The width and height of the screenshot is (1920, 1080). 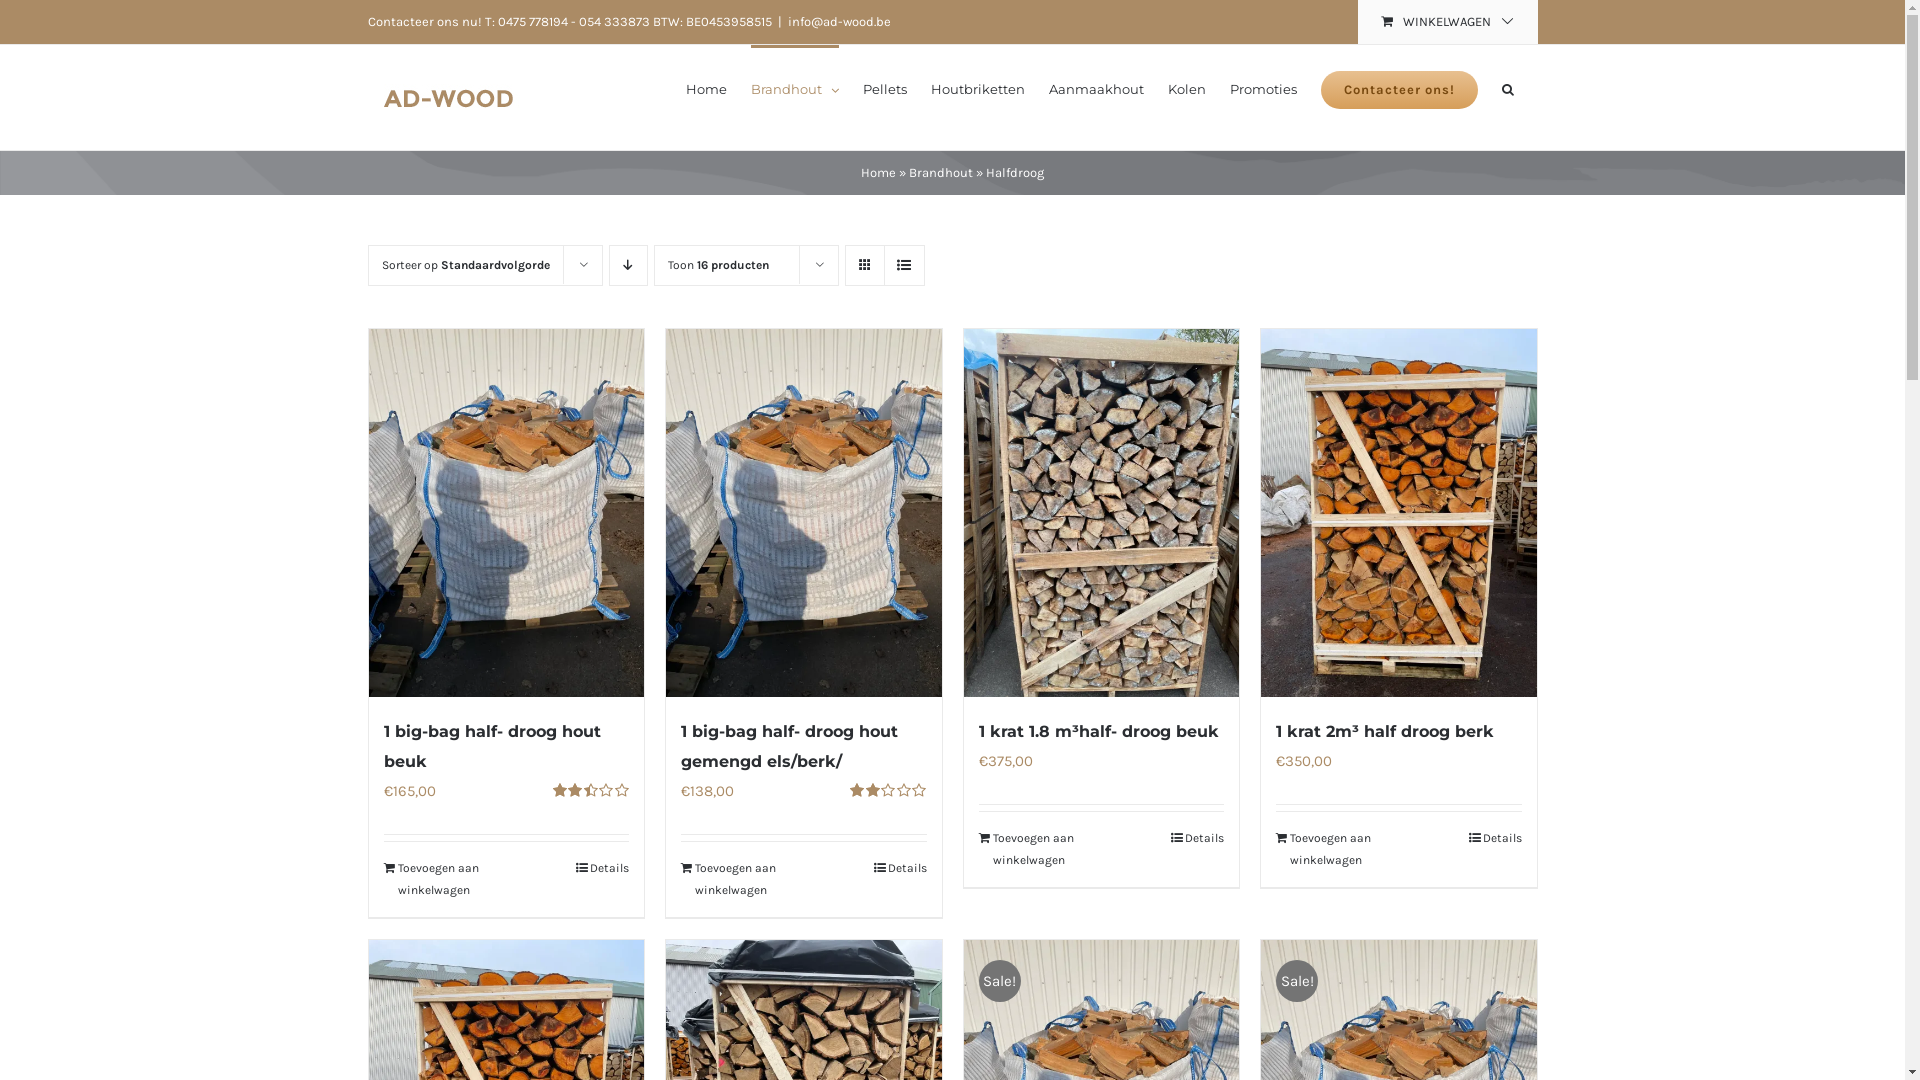 What do you see at coordinates (1094, 87) in the screenshot?
I see `'Aanmaakhout'` at bounding box center [1094, 87].